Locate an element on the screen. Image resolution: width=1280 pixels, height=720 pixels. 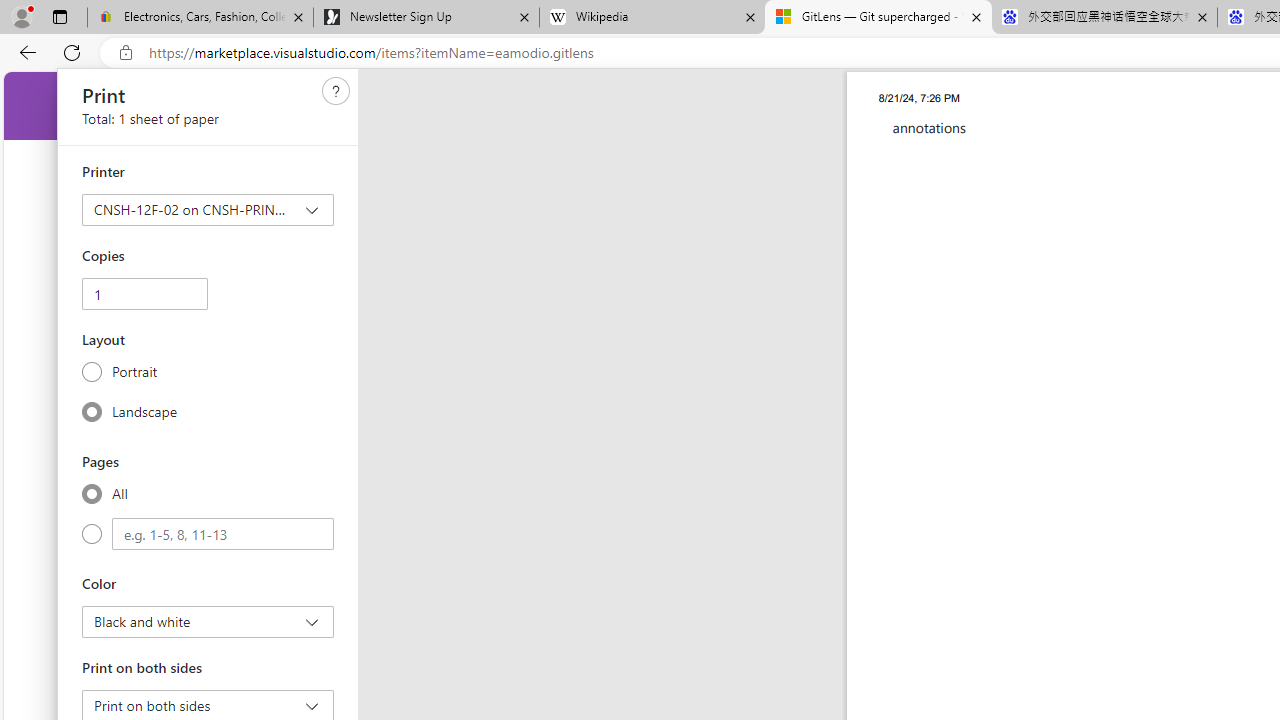
'Color Black and white' is located at coordinates (208, 621).